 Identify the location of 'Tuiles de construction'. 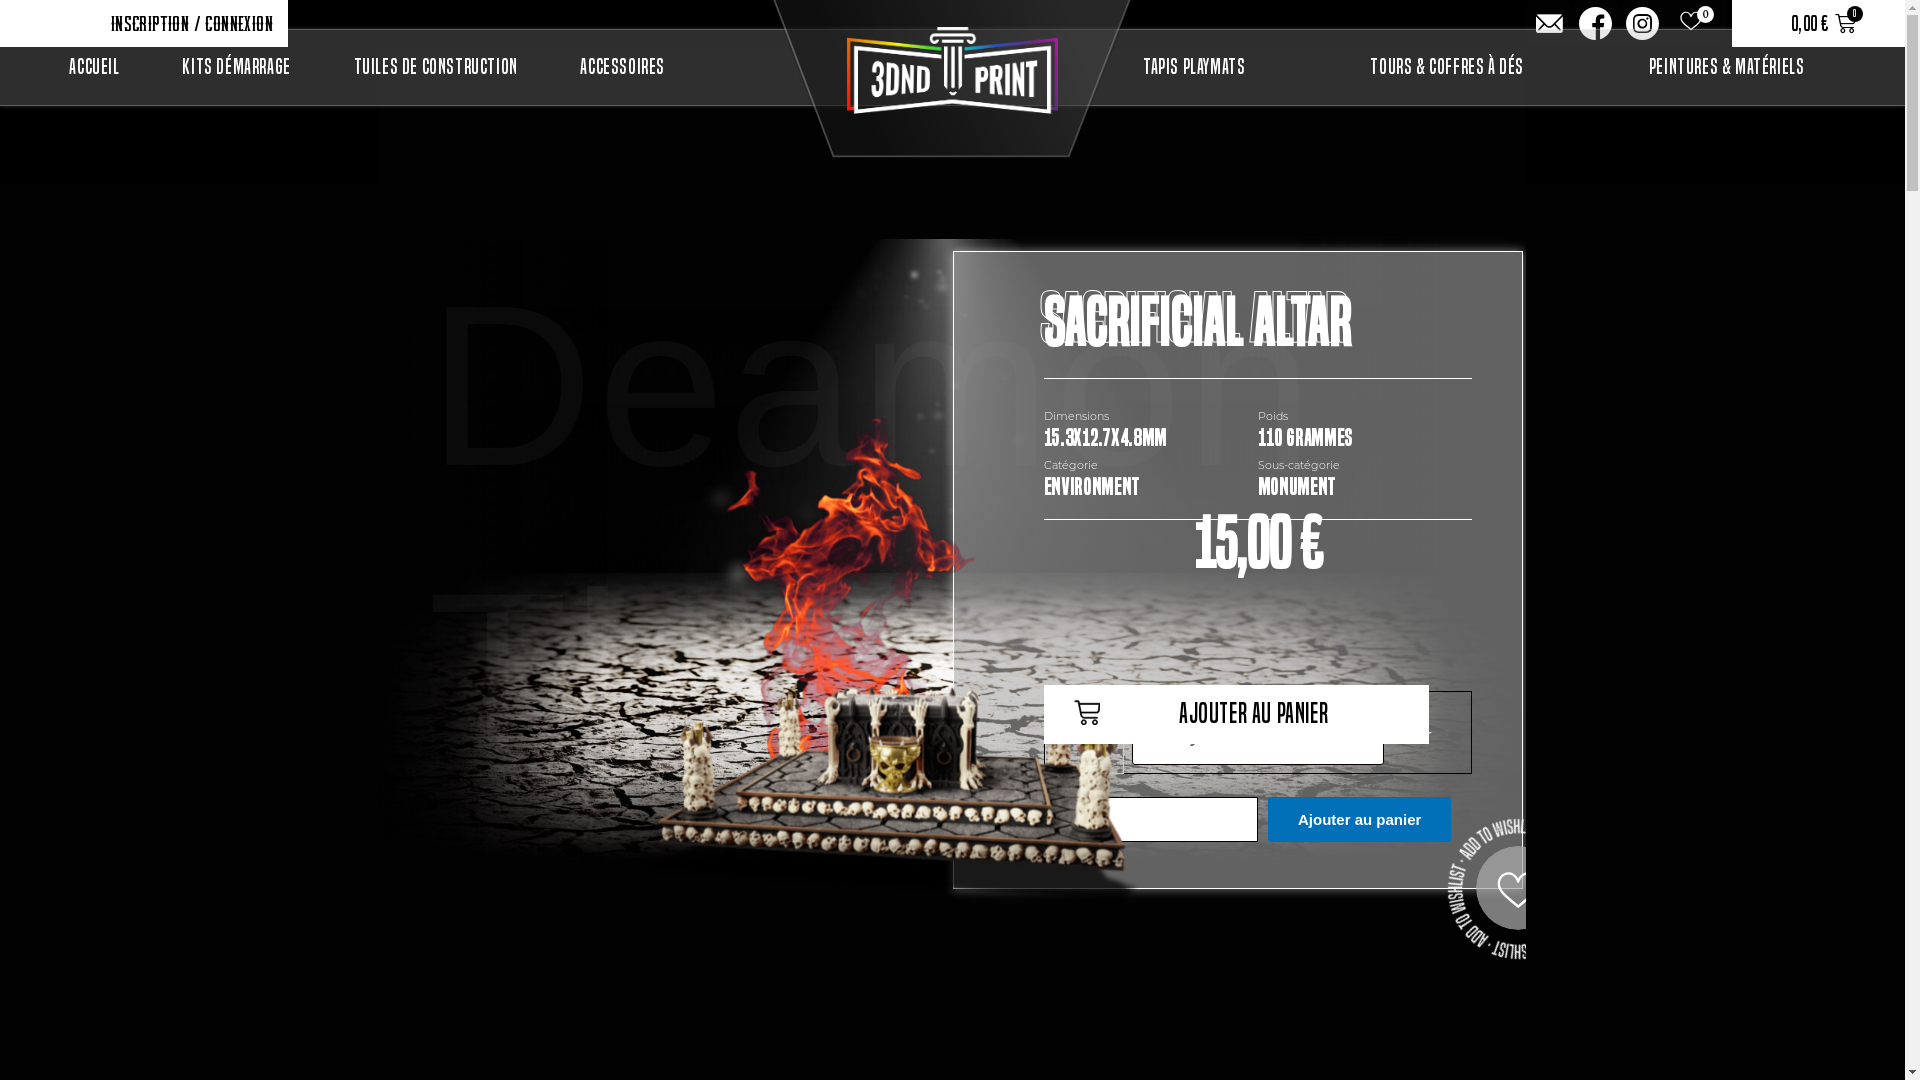
(321, 65).